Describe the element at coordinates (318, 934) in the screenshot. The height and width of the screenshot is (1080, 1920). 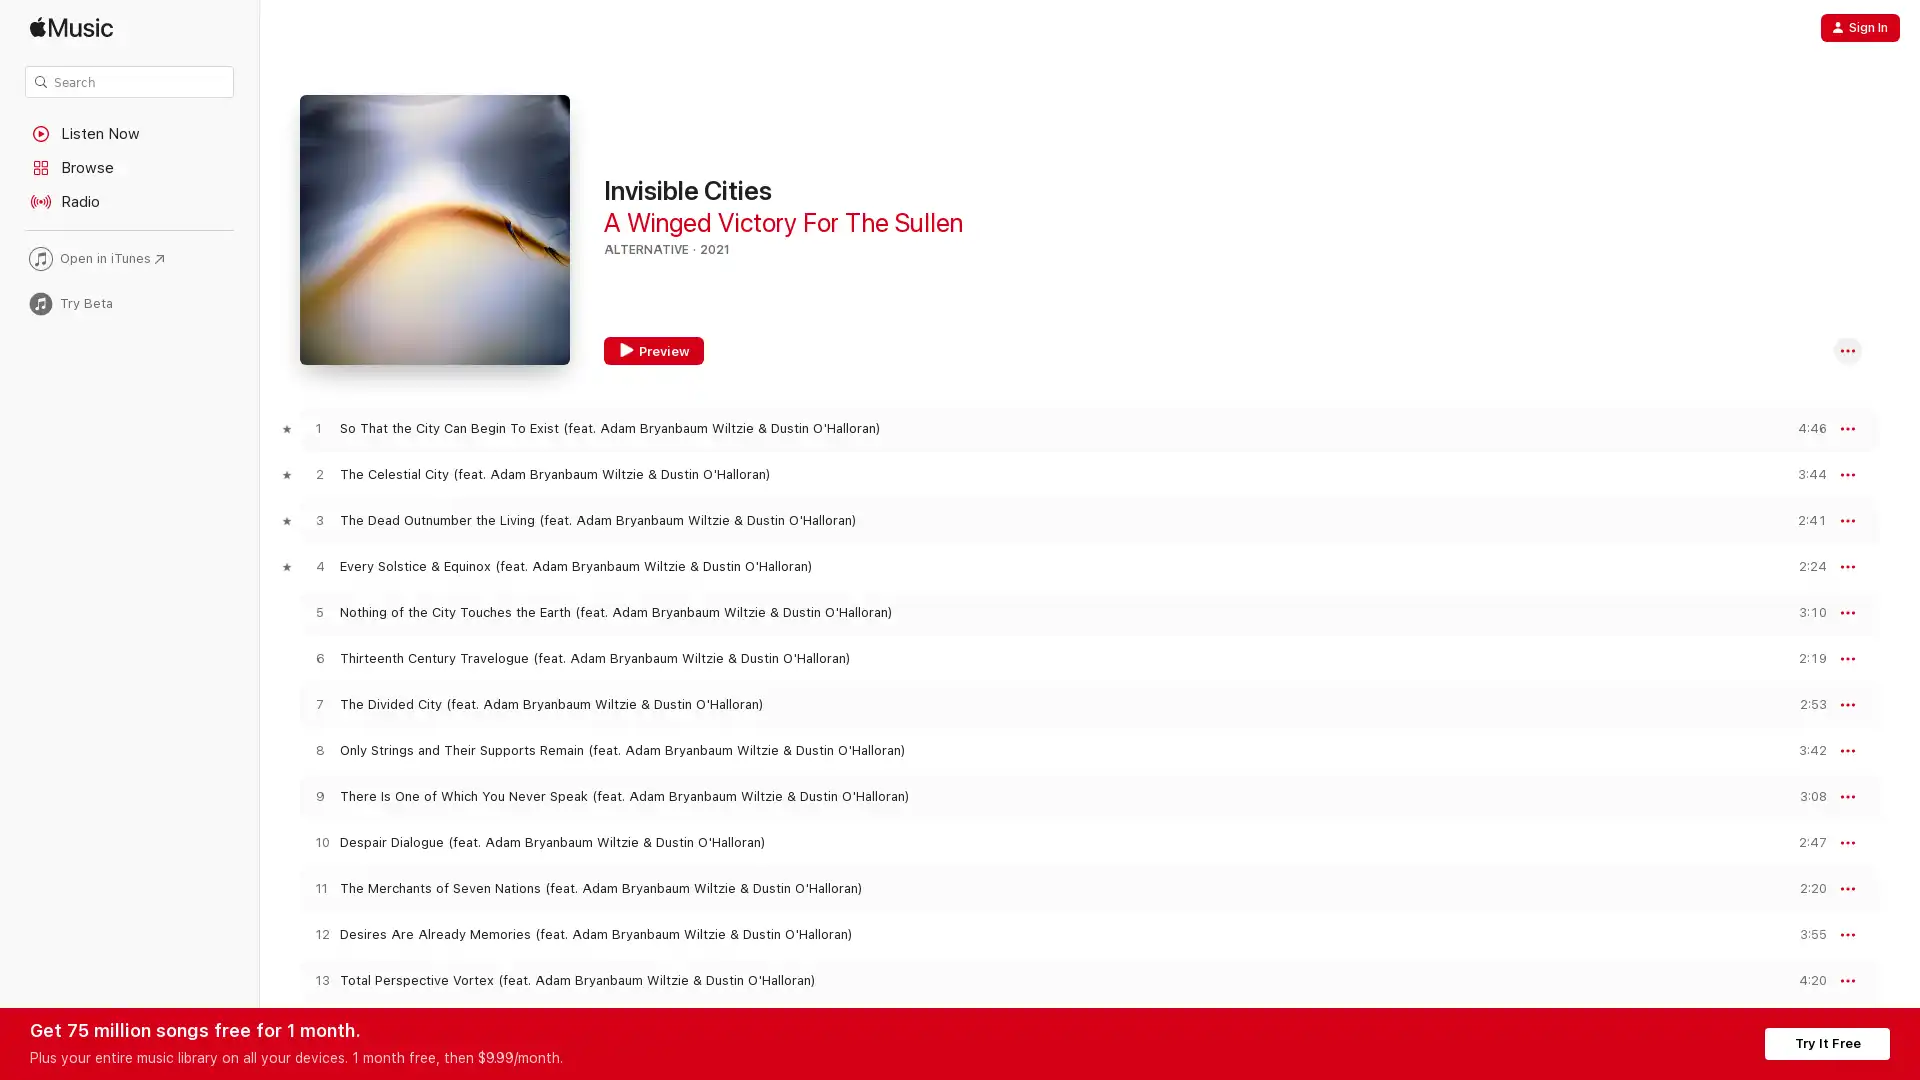
I see `Play` at that location.